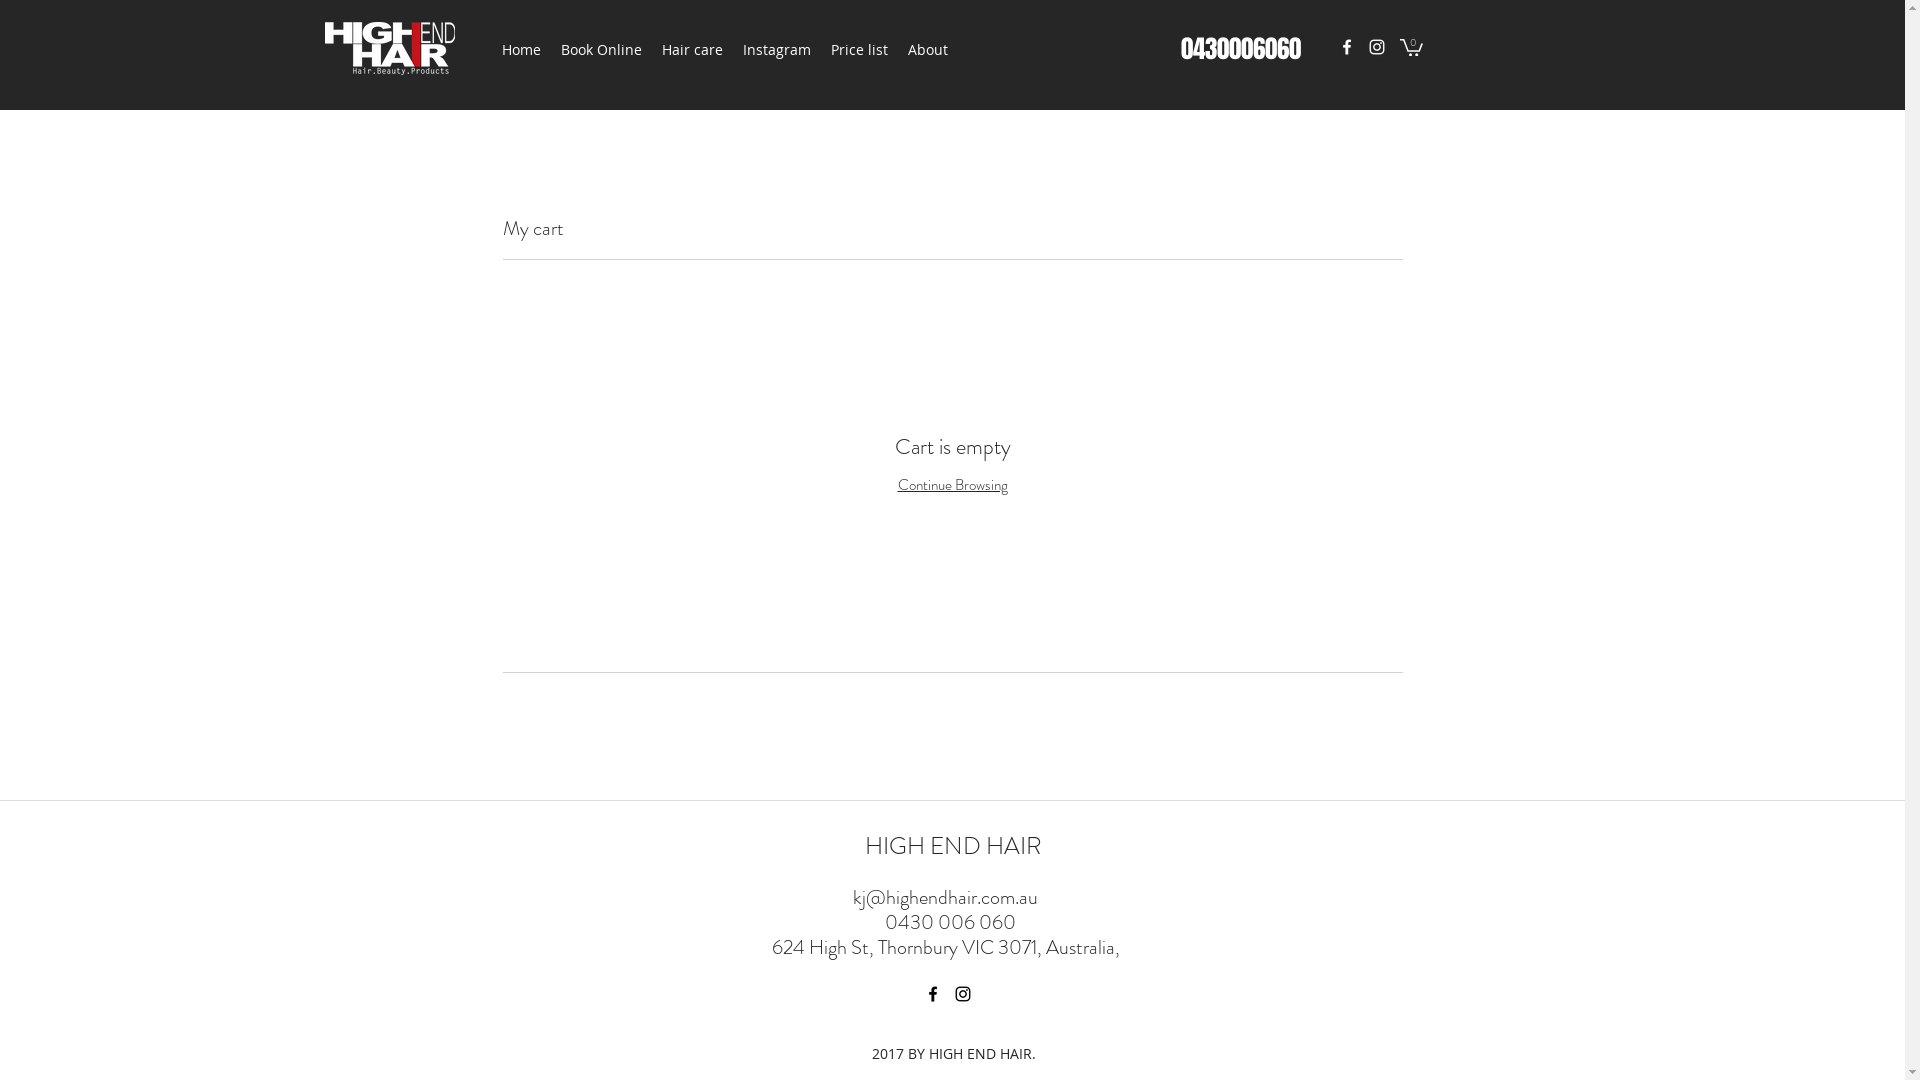 The height and width of the screenshot is (1080, 1920). I want to click on 'kj@highendhair.com.au', so click(944, 896).